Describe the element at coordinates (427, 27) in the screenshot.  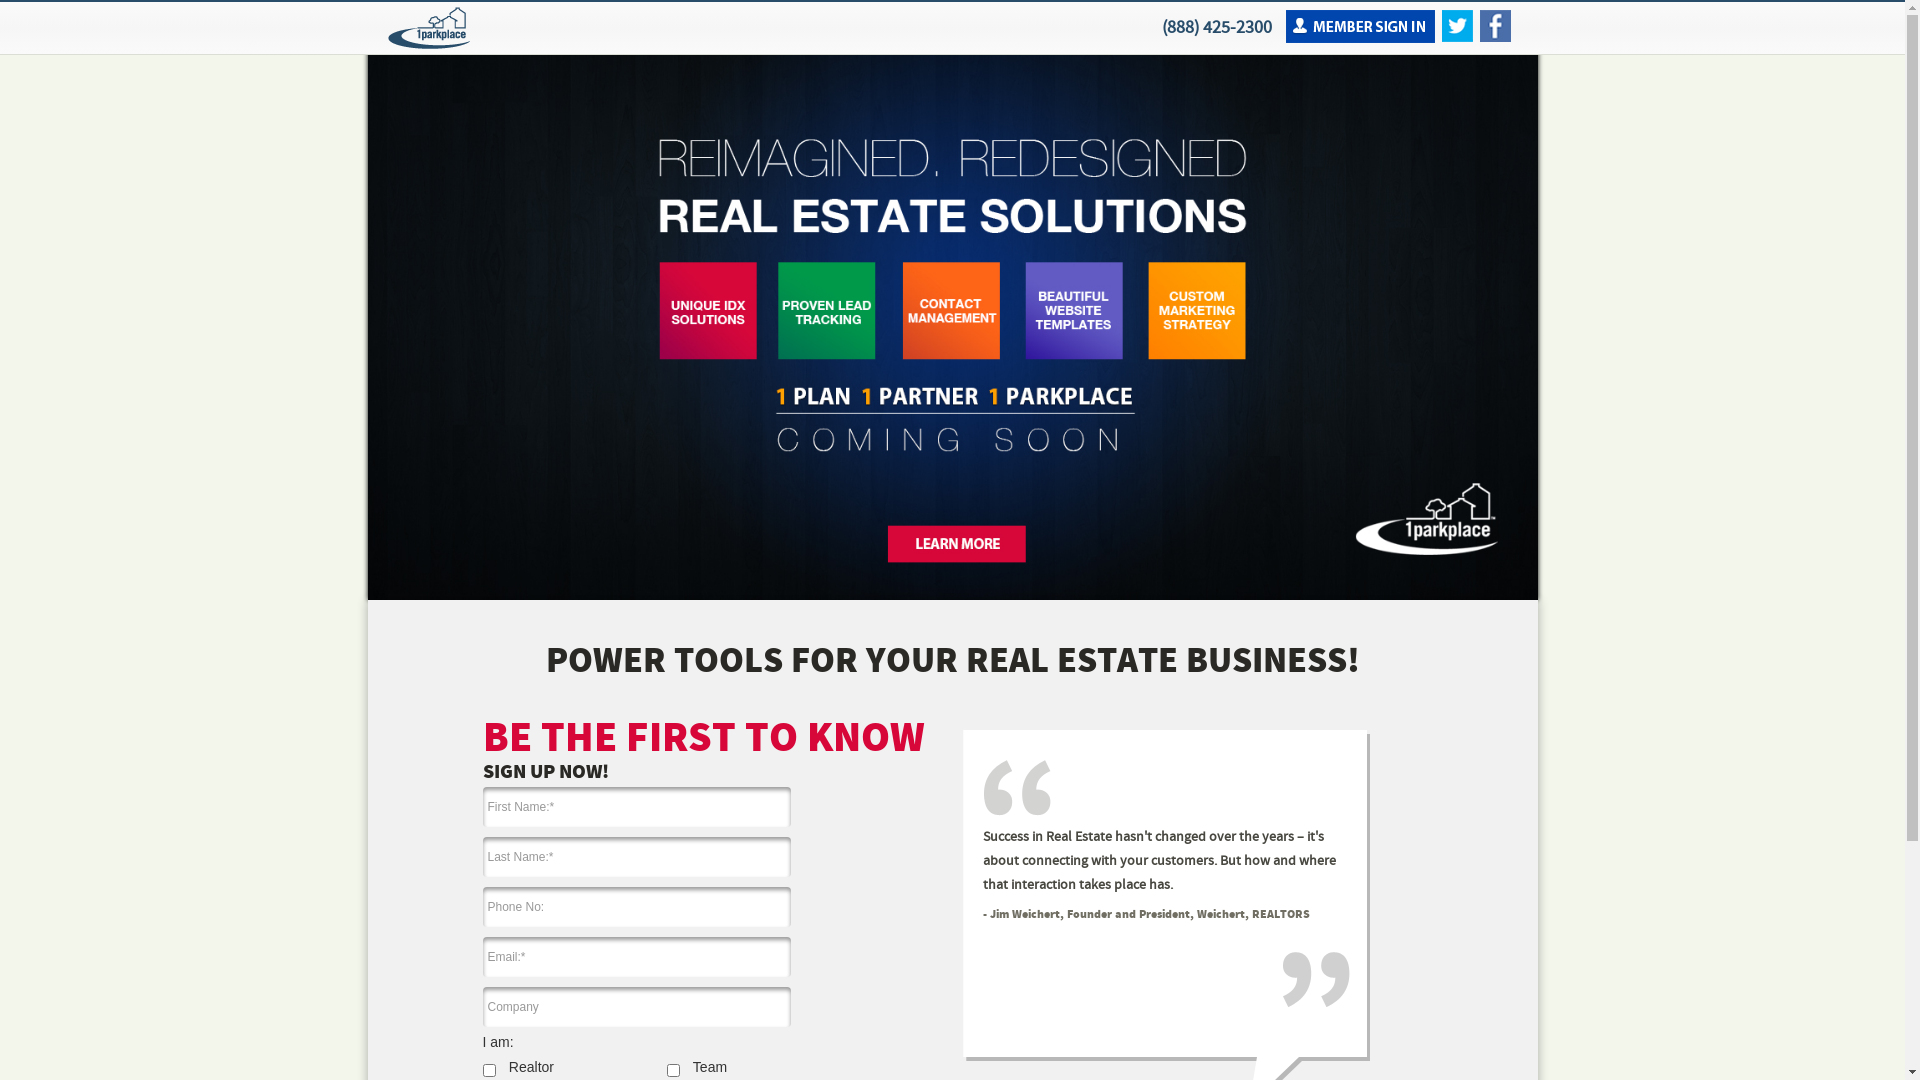
I see `'1ParkPlace'` at that location.